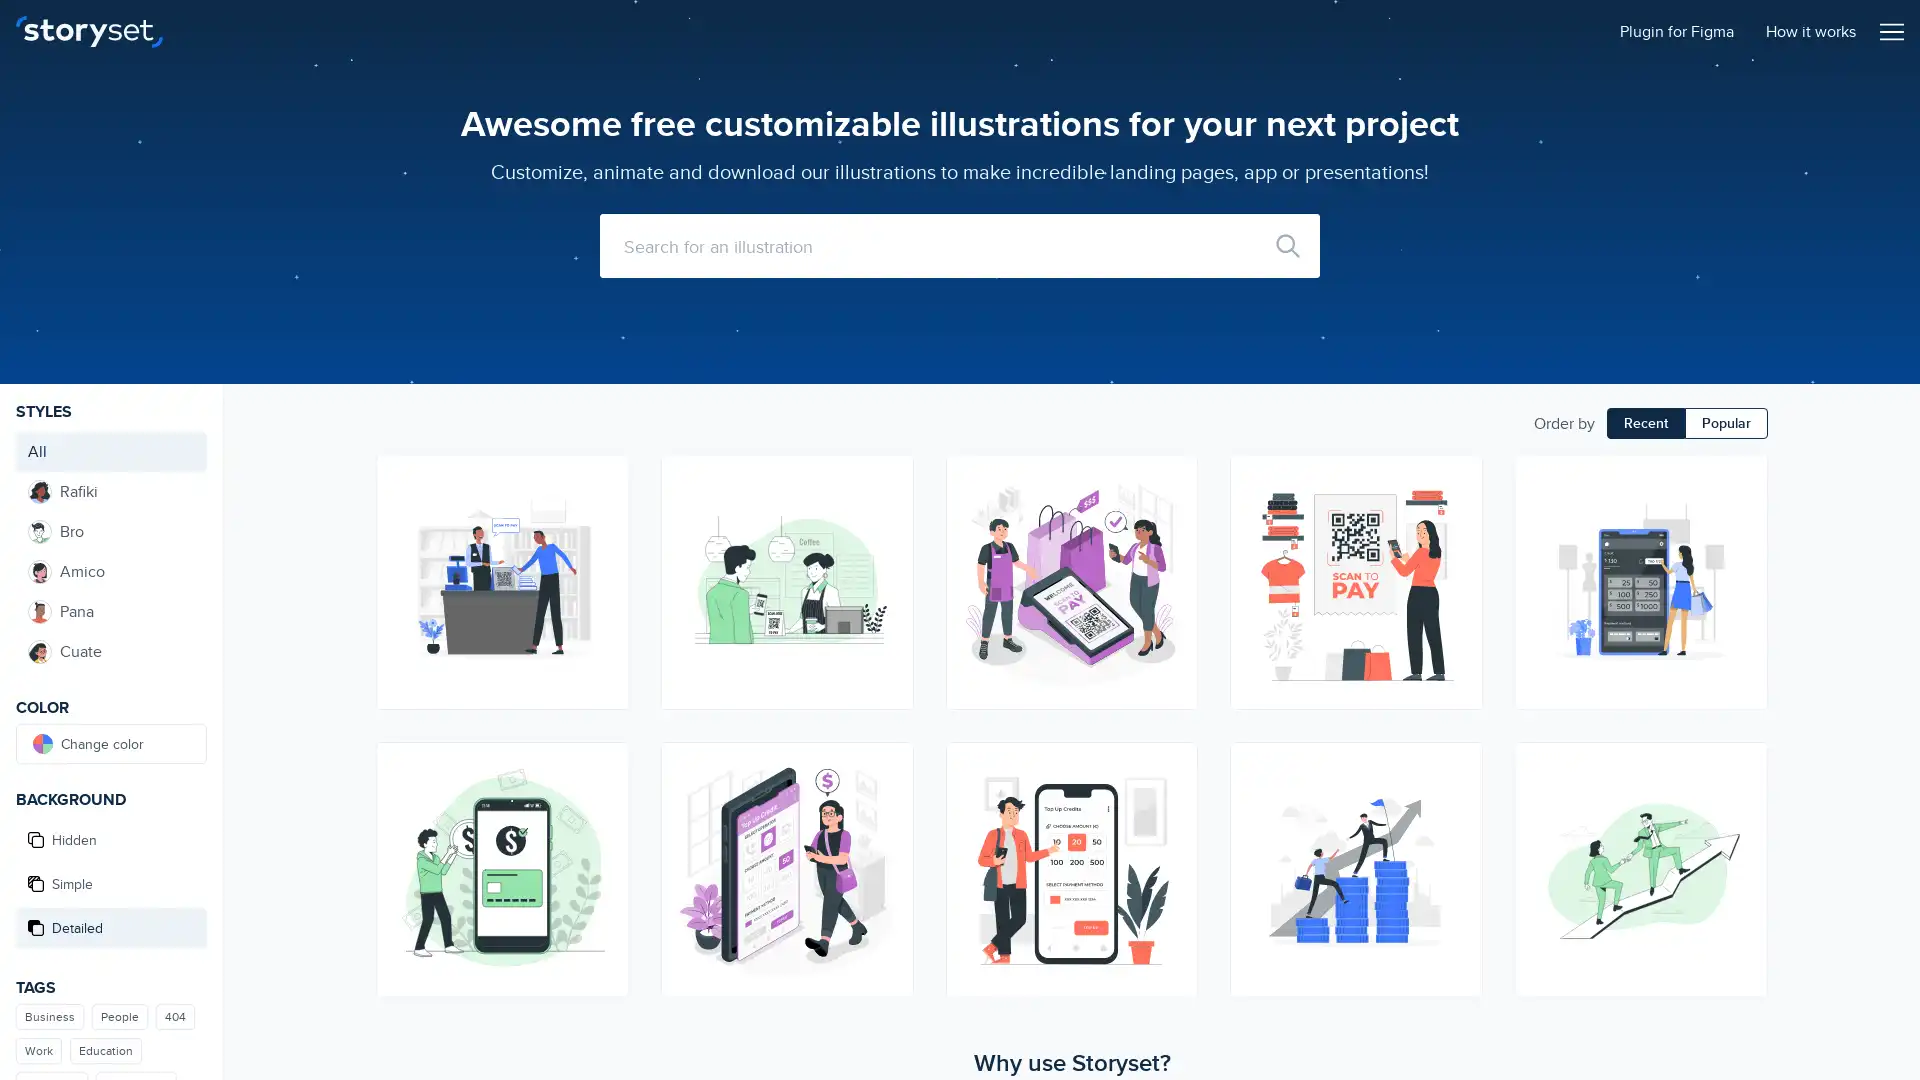 This screenshot has height=1080, width=1920. What do you see at coordinates (602, 479) in the screenshot?
I see `wand icon Animate` at bounding box center [602, 479].